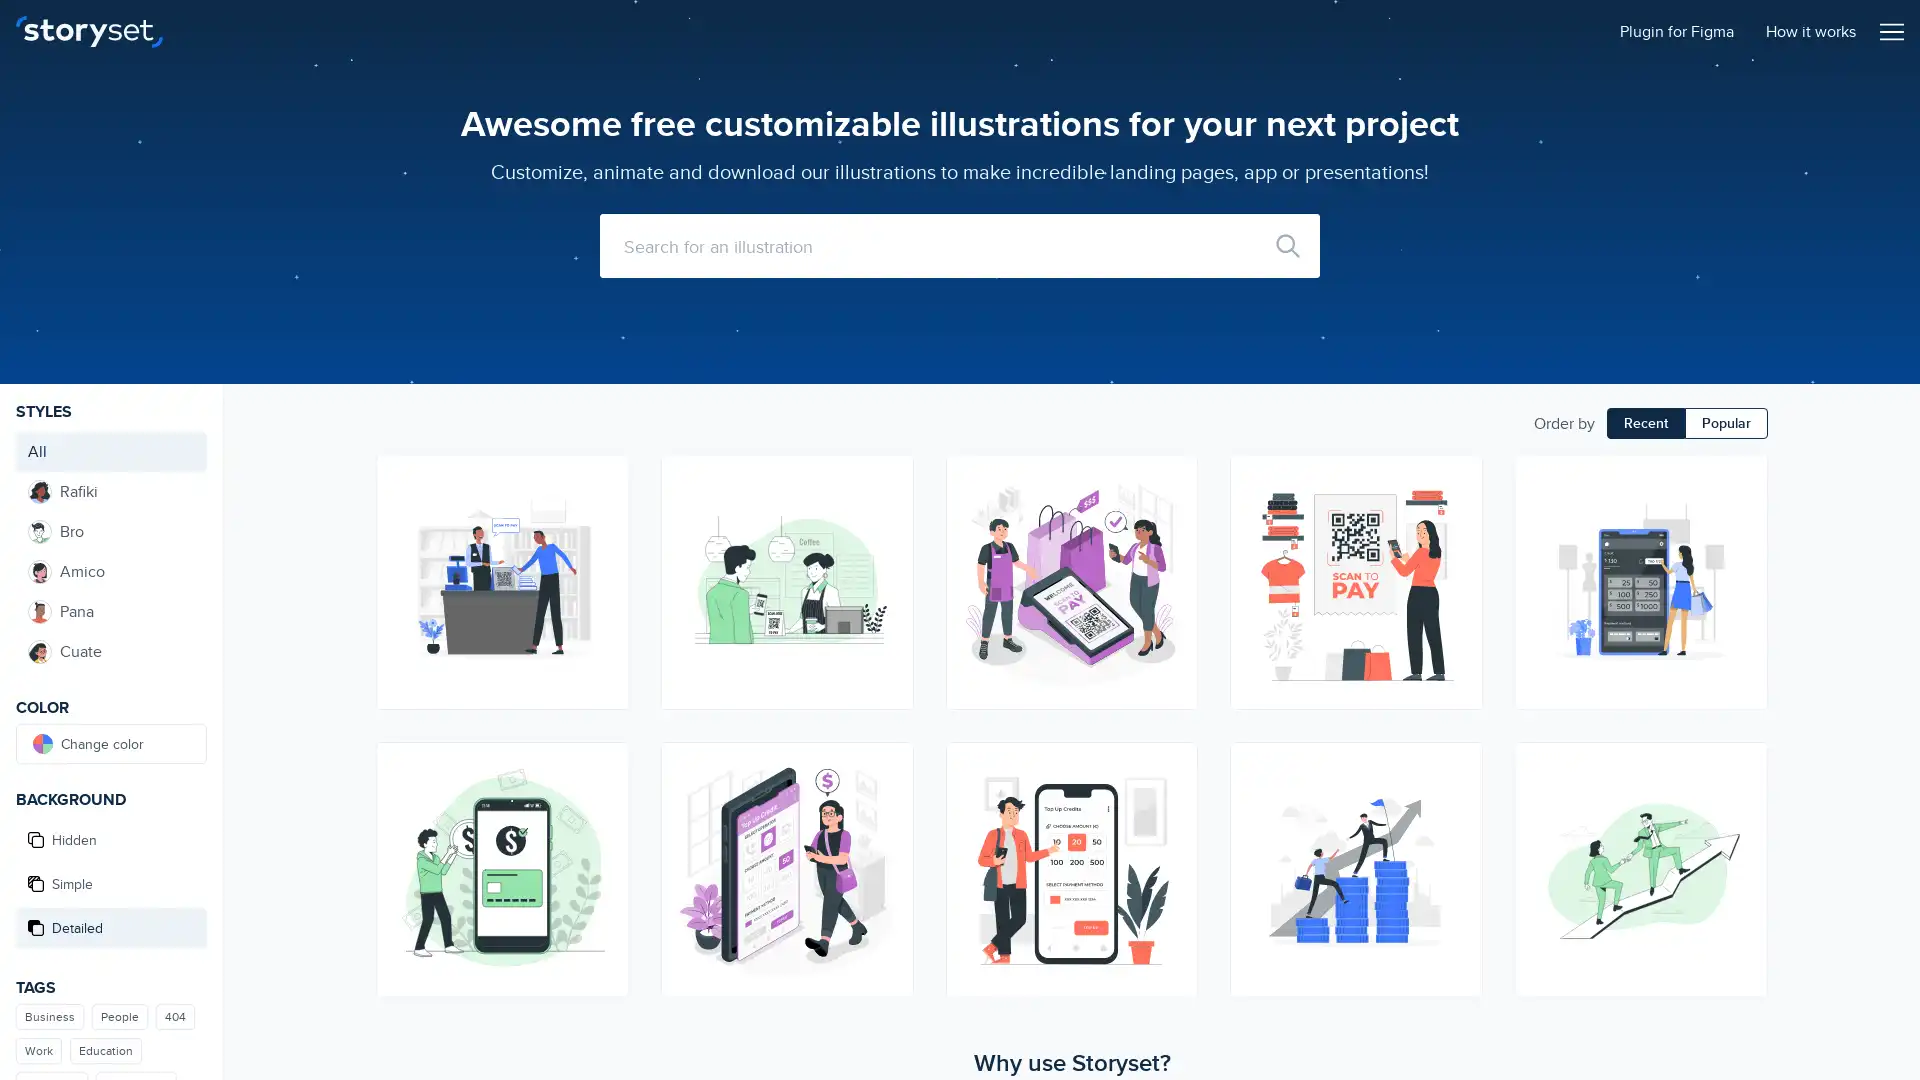 This screenshot has height=1080, width=1920. What do you see at coordinates (602, 479) in the screenshot?
I see `wand icon Animate` at bounding box center [602, 479].